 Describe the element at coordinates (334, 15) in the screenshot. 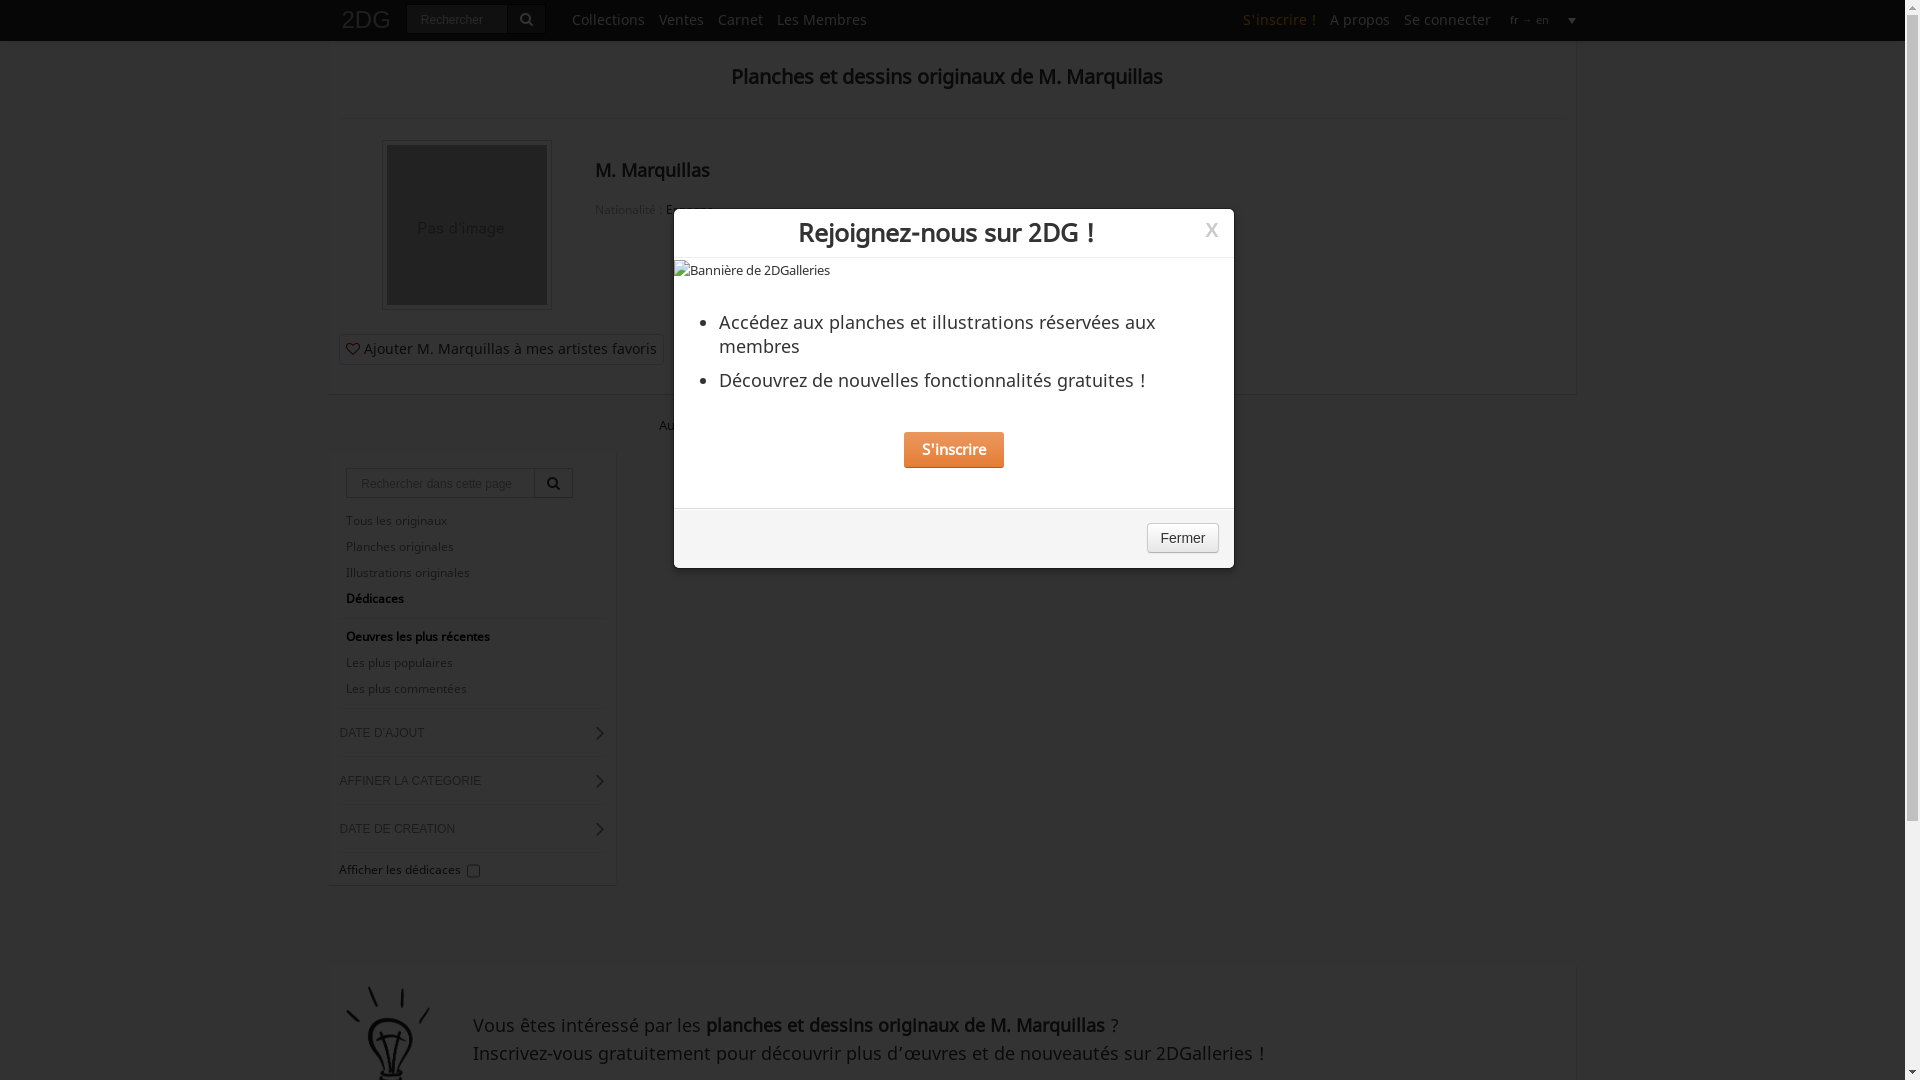

I see `'2DG'` at that location.